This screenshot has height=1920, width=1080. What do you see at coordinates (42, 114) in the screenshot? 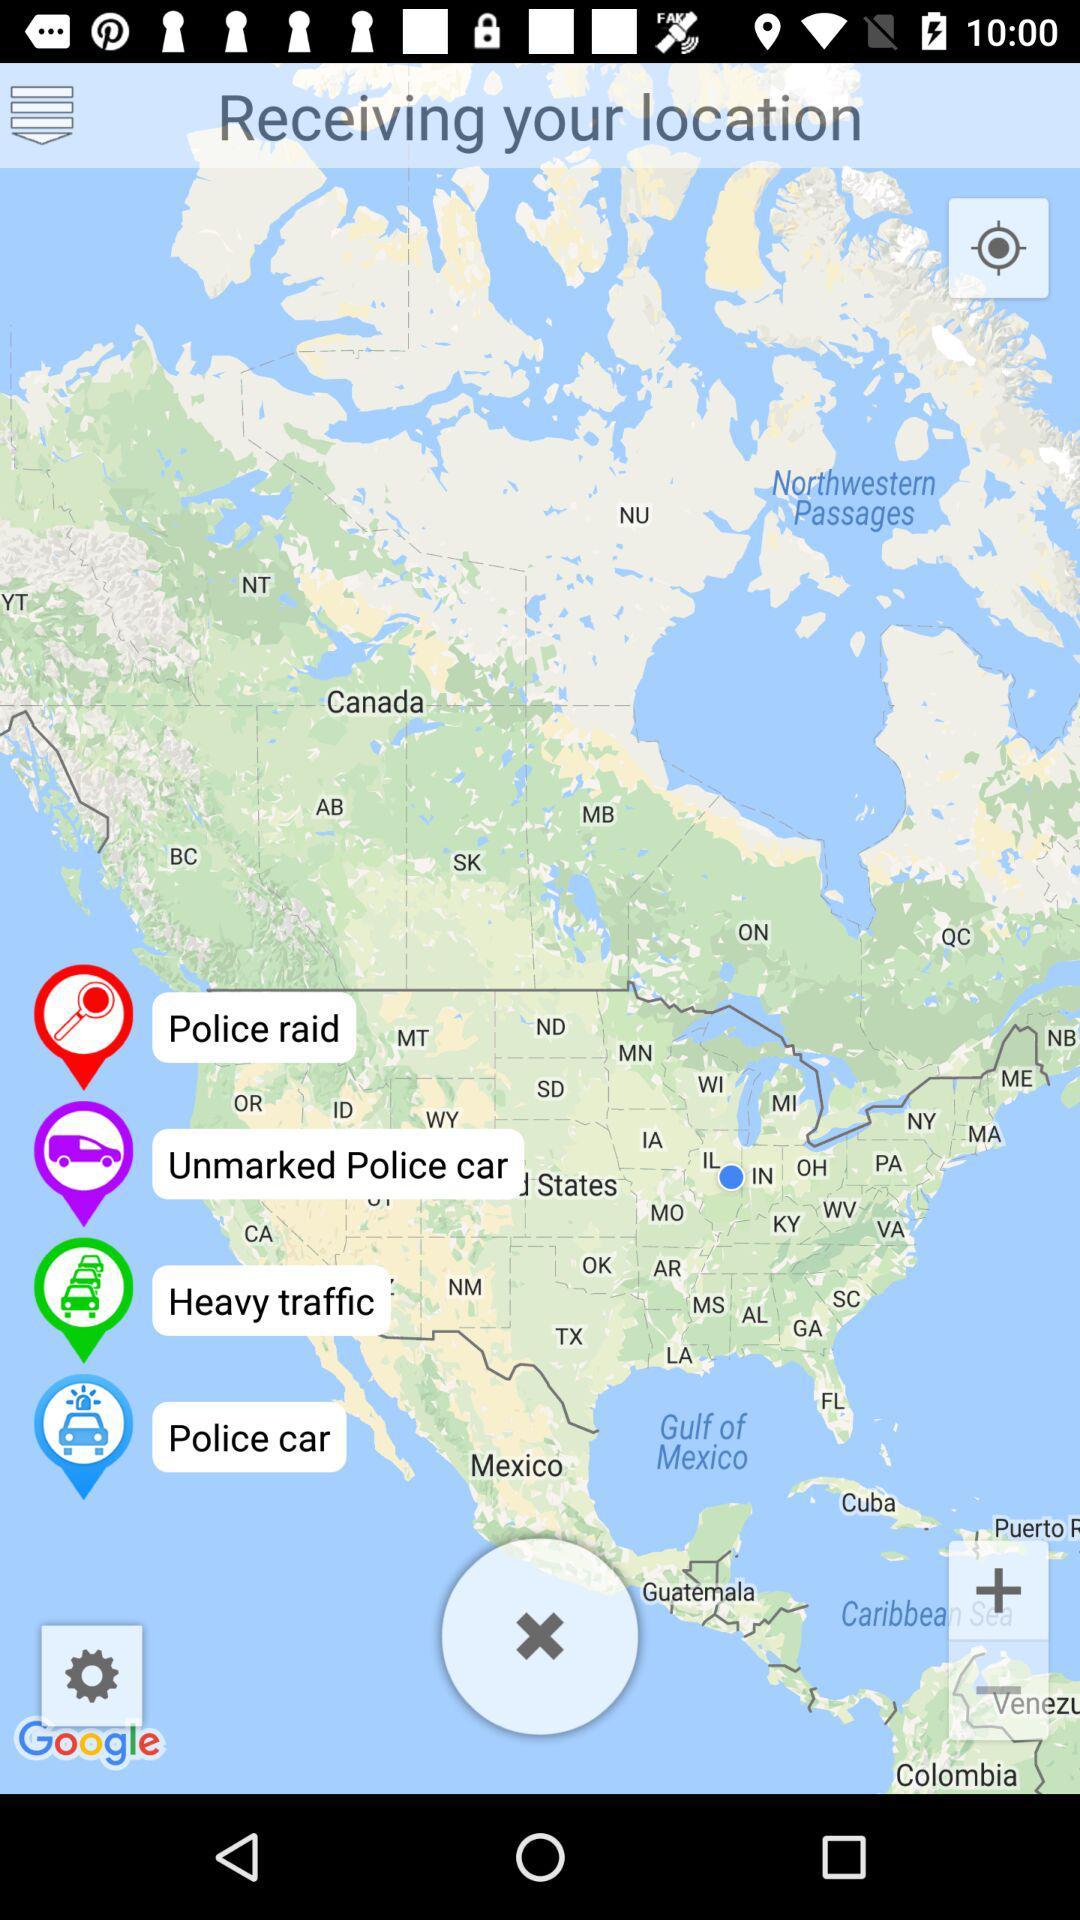
I see `see more options` at bounding box center [42, 114].